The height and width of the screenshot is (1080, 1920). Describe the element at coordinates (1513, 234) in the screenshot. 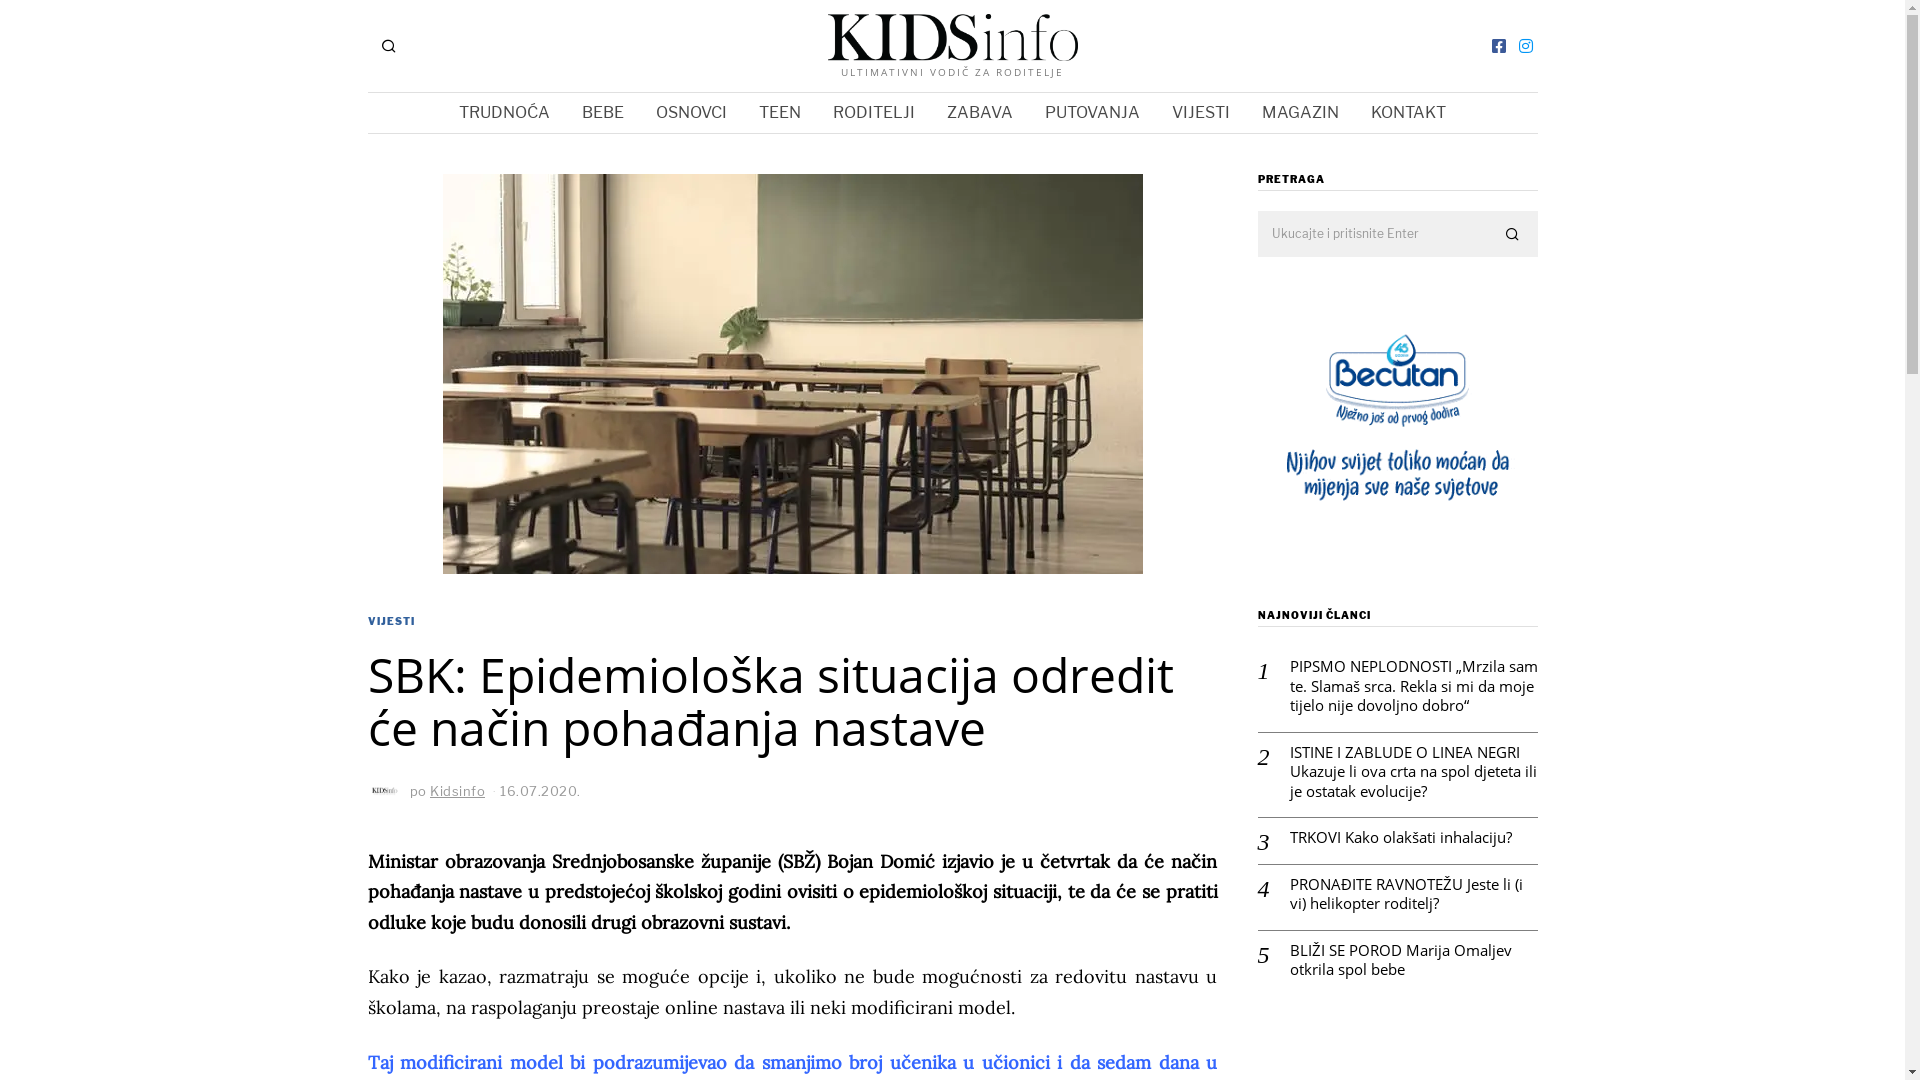

I see `'Go'` at that location.